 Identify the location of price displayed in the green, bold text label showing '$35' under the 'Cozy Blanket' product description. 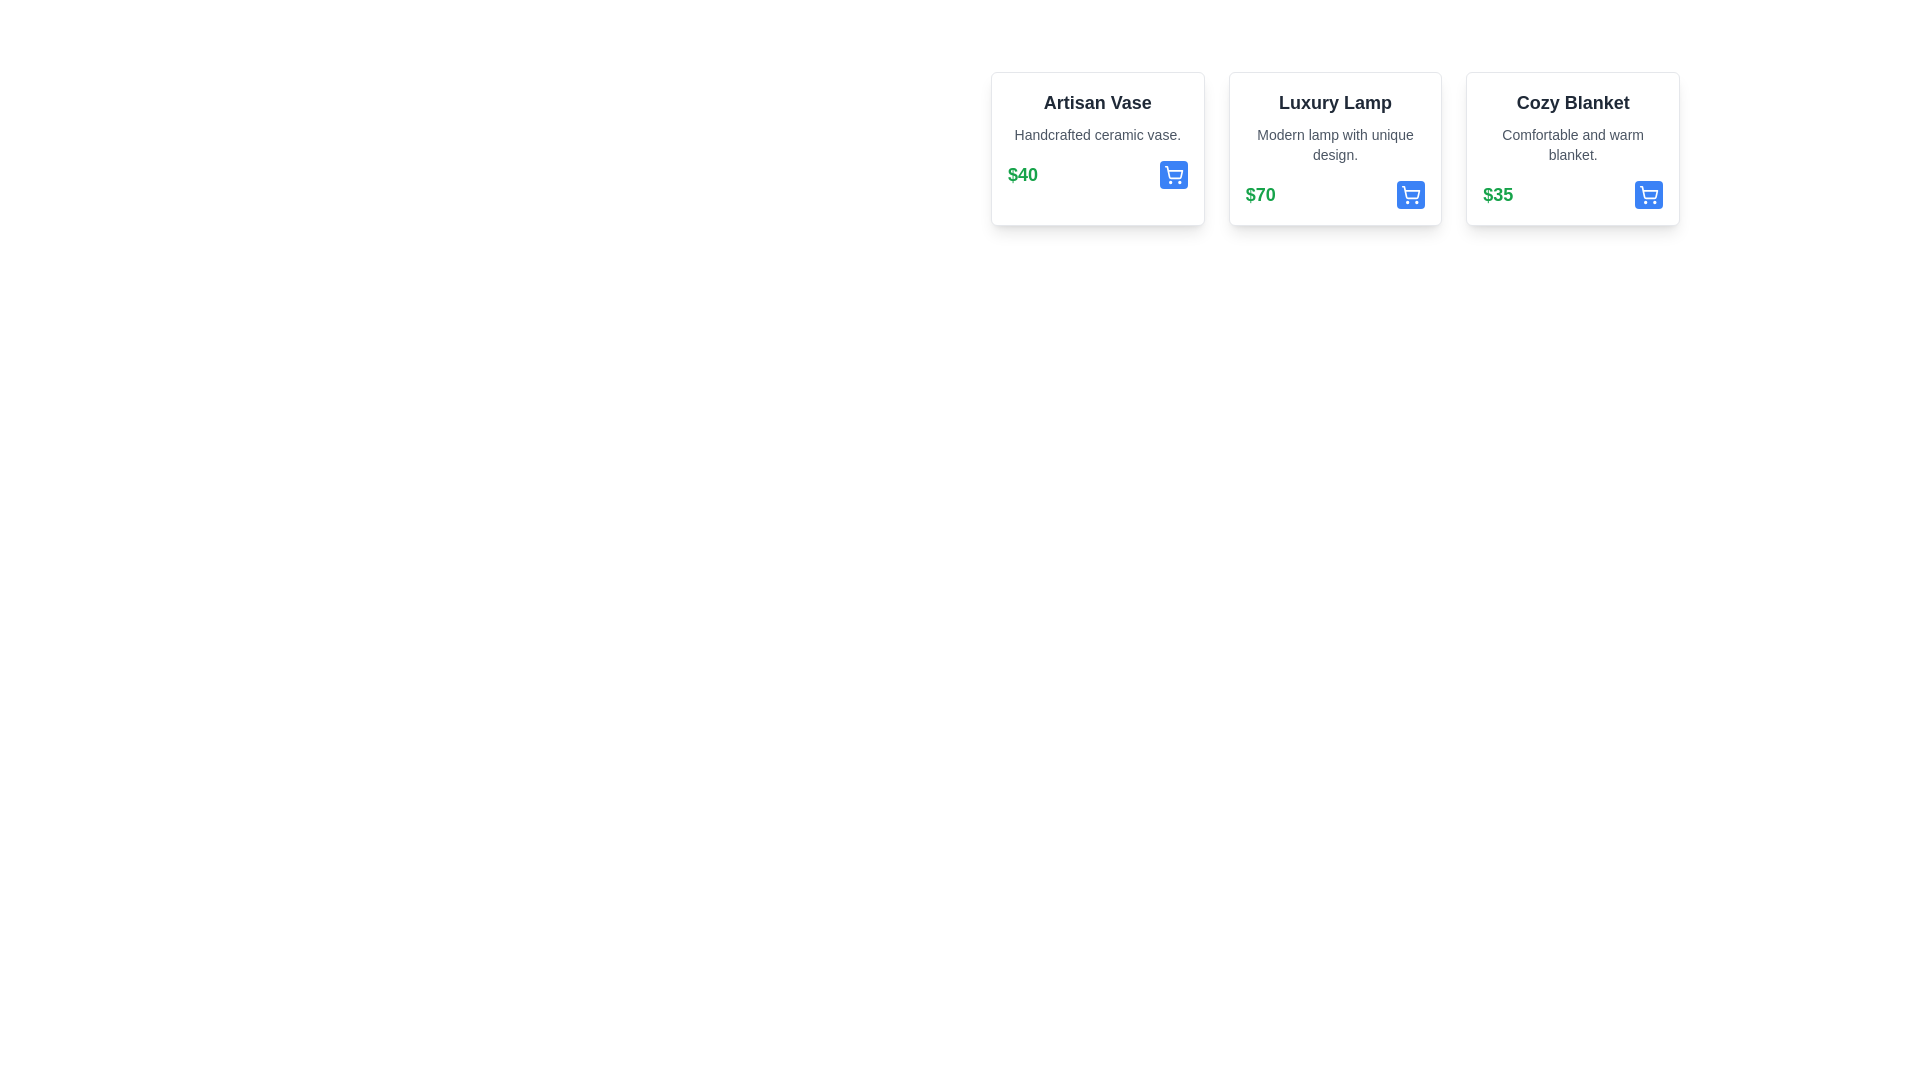
(1498, 195).